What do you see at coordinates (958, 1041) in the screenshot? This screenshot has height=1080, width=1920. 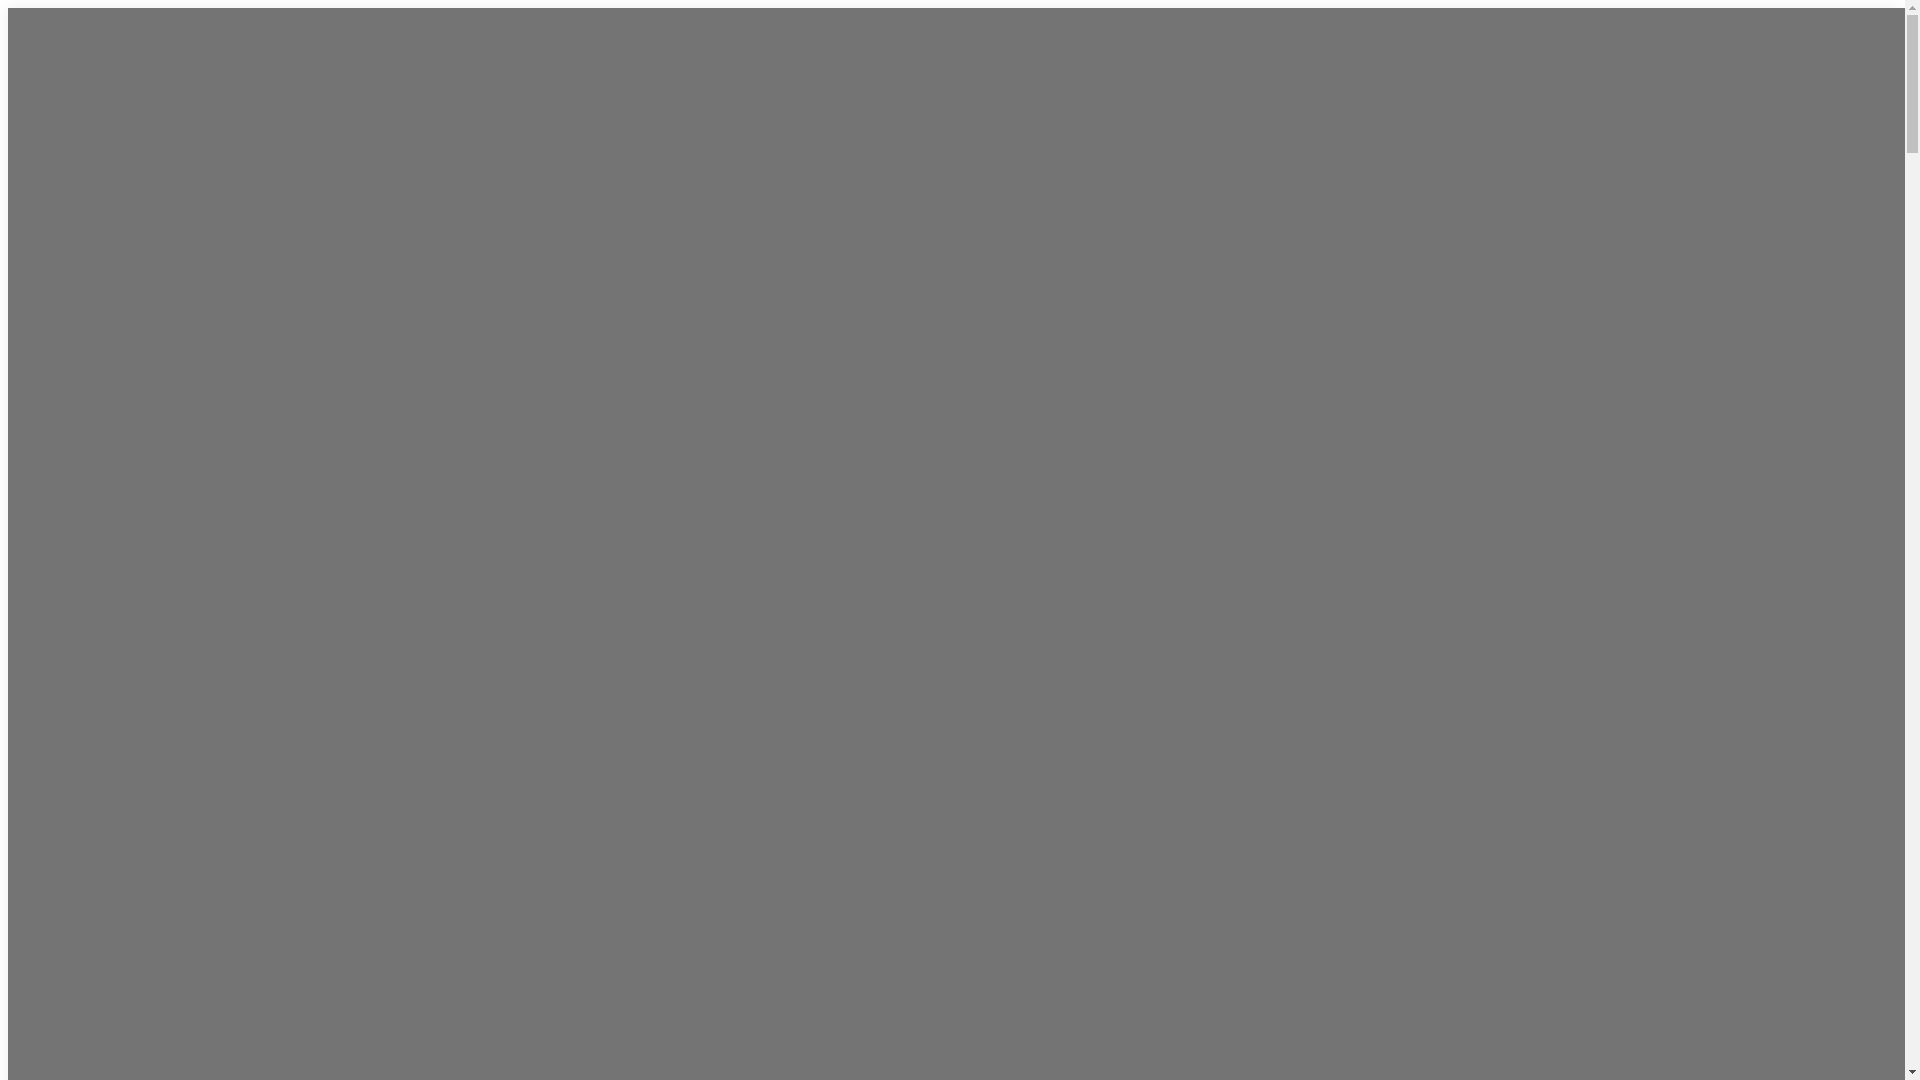 I see `'Land & Environment Court: Wollondilly Shire Council'` at bounding box center [958, 1041].